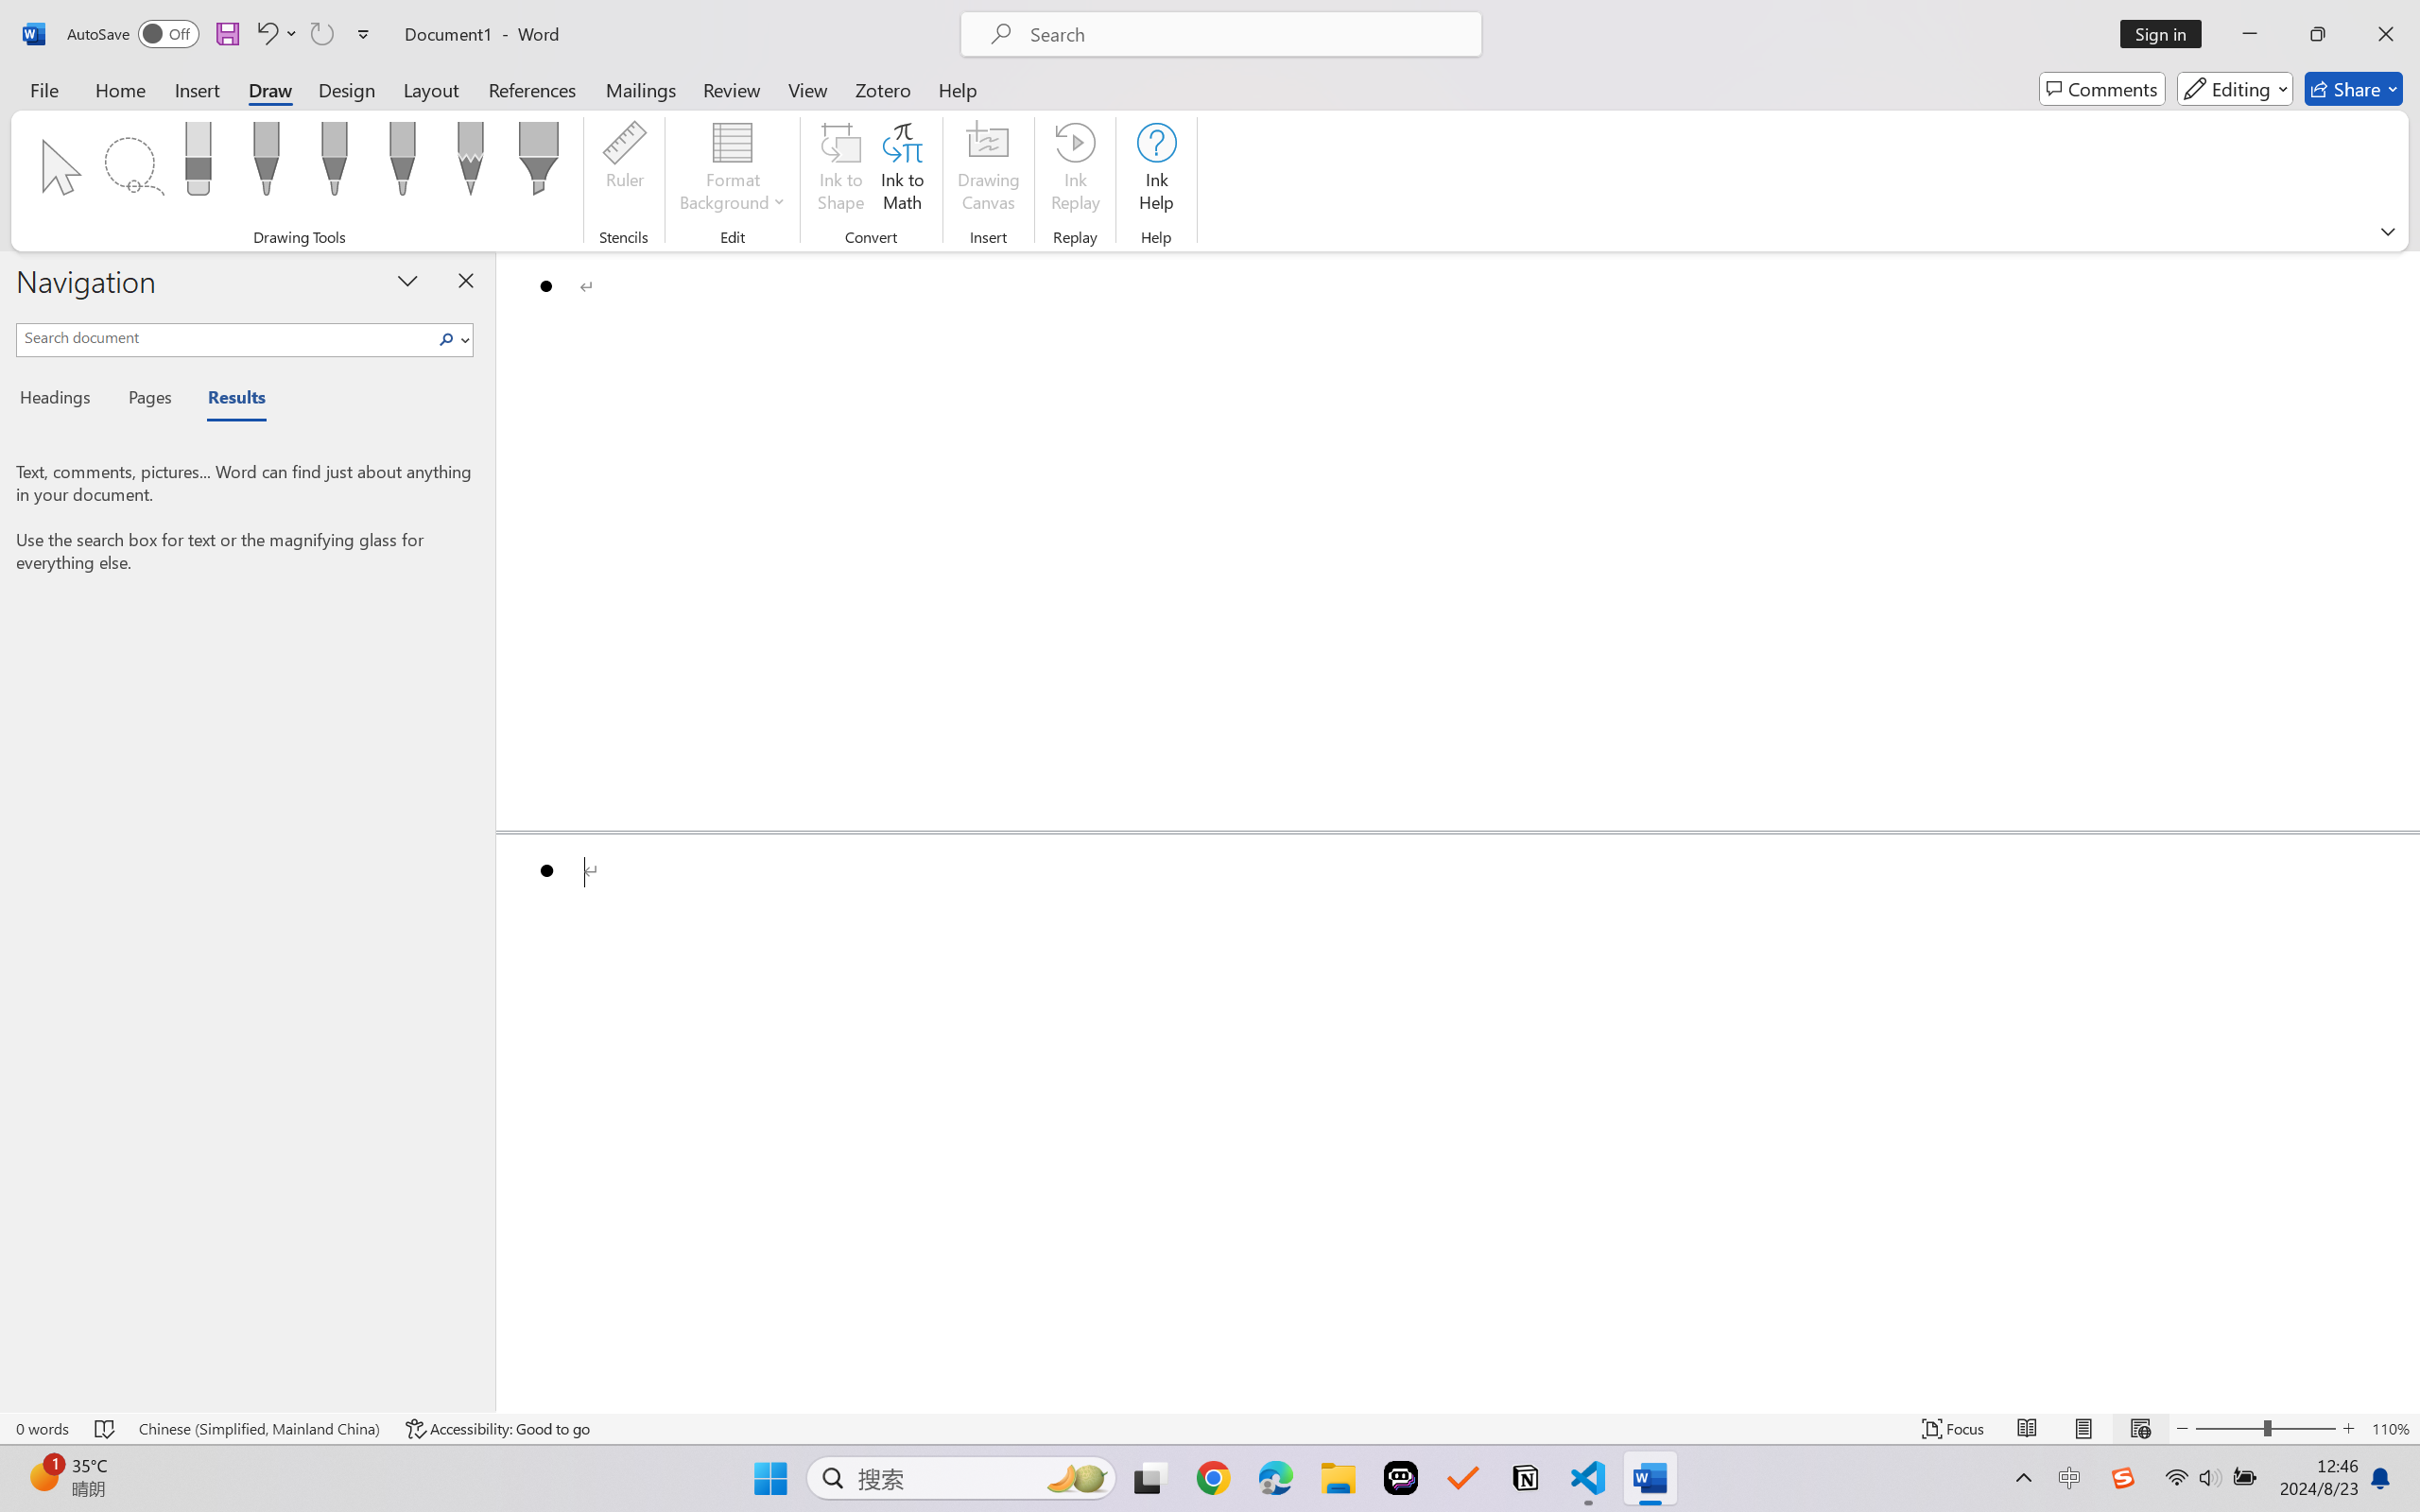 Image resolution: width=2420 pixels, height=1512 pixels. I want to click on 'Can', so click(320, 33).